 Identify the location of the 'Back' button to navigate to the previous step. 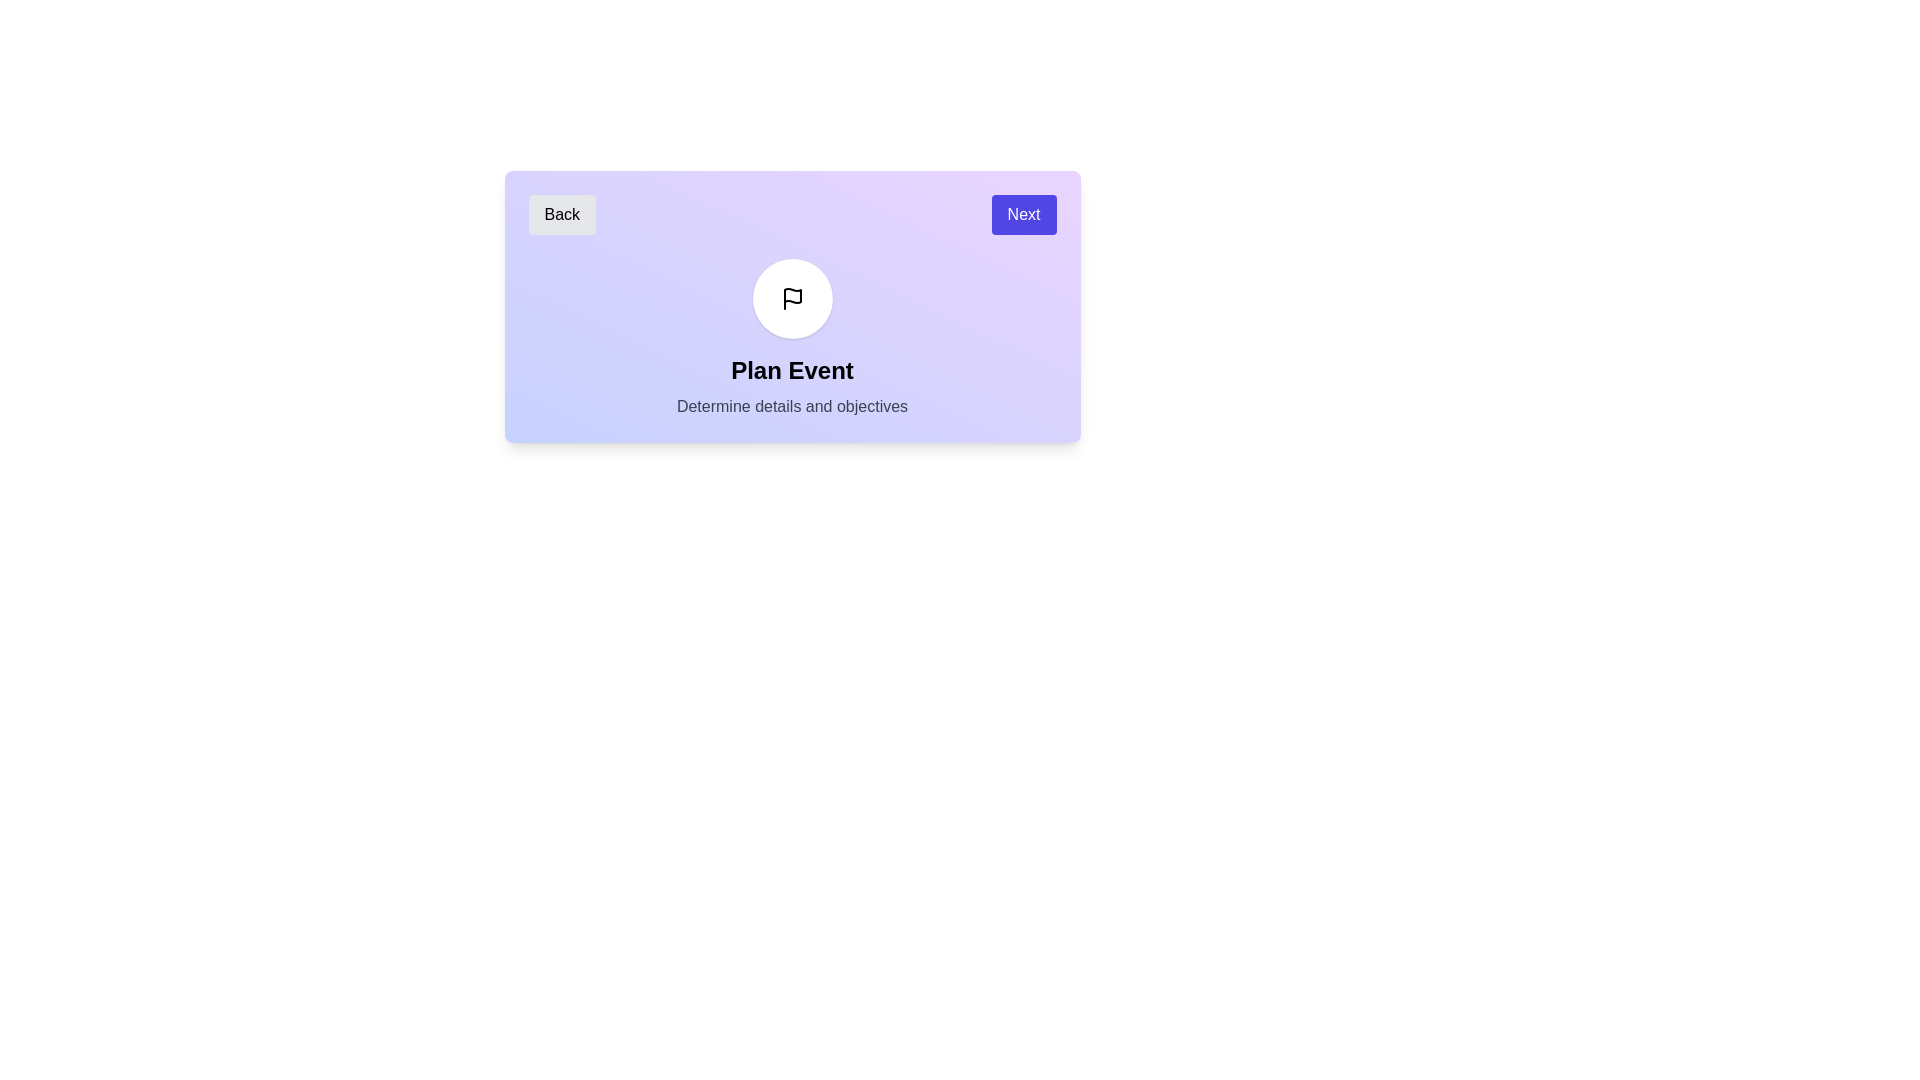
(560, 215).